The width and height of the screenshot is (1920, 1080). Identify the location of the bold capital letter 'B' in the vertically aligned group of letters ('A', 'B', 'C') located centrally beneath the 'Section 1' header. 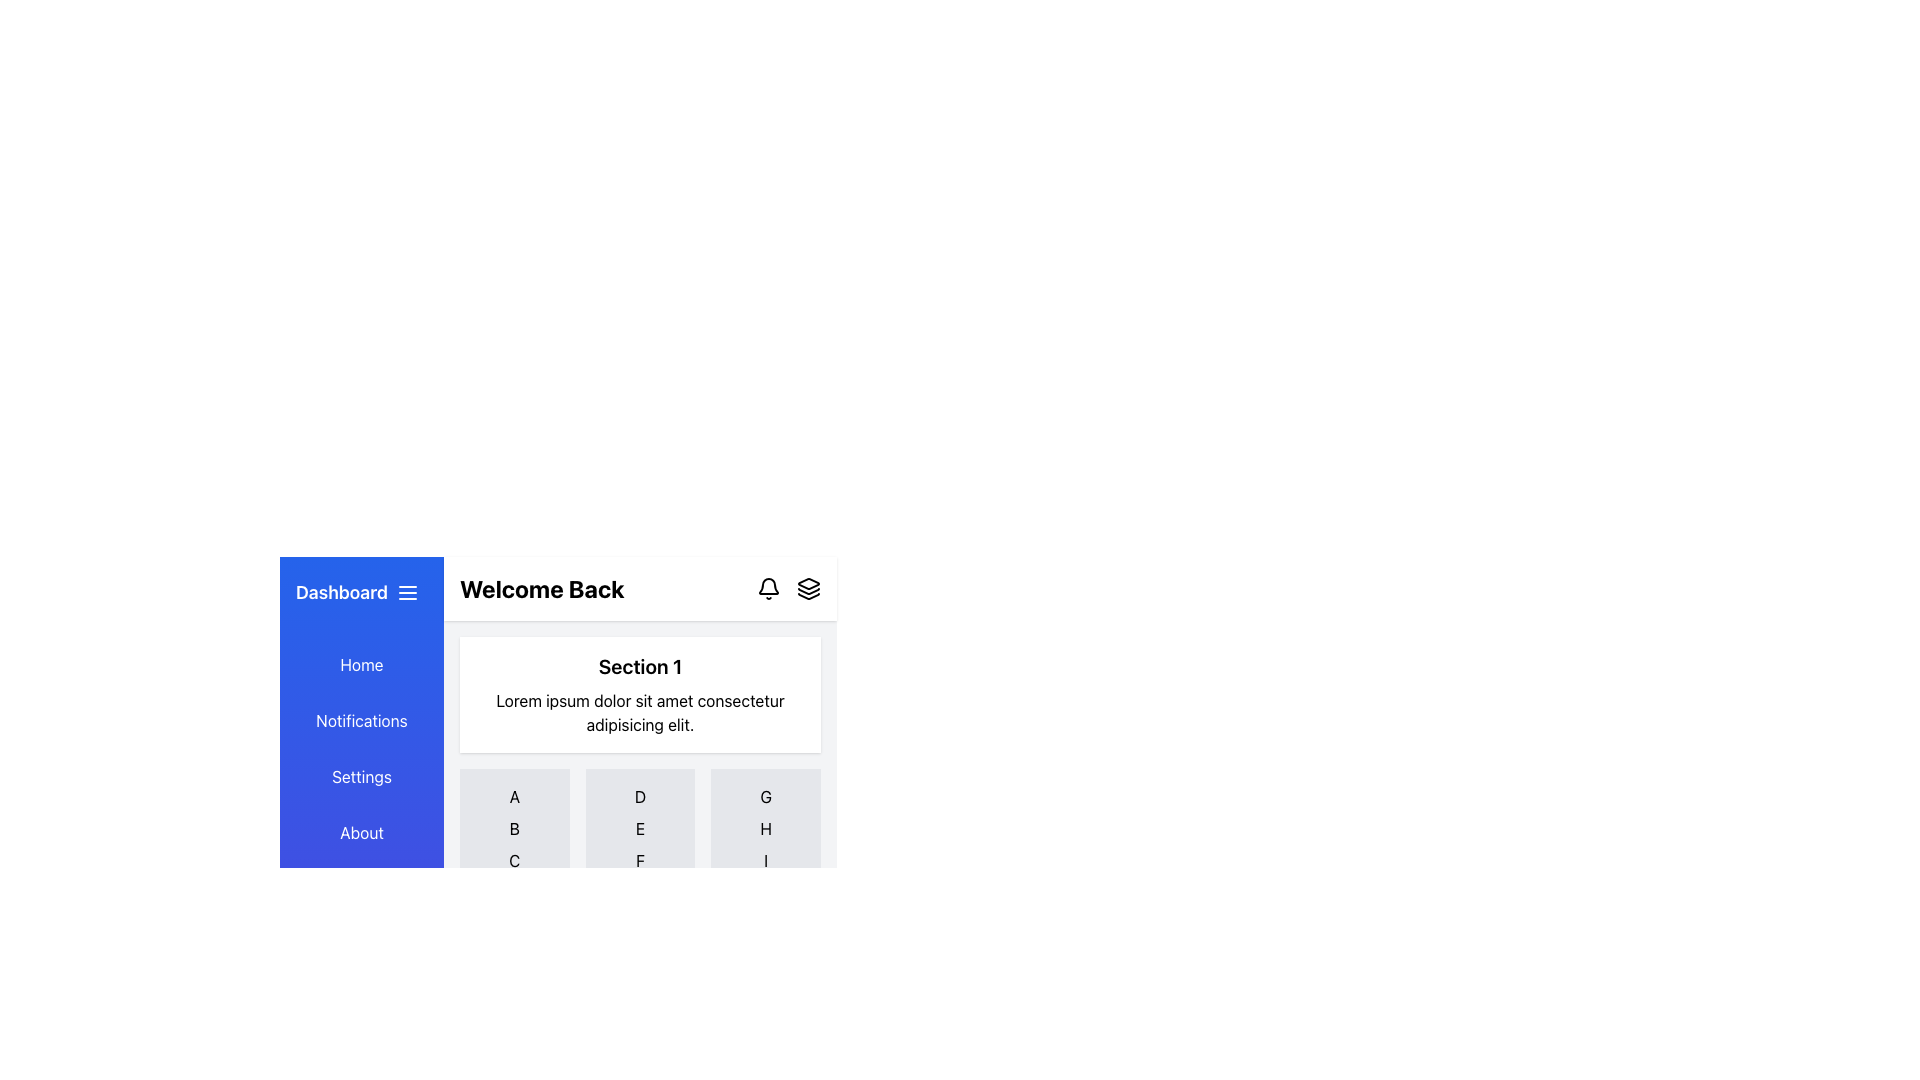
(514, 829).